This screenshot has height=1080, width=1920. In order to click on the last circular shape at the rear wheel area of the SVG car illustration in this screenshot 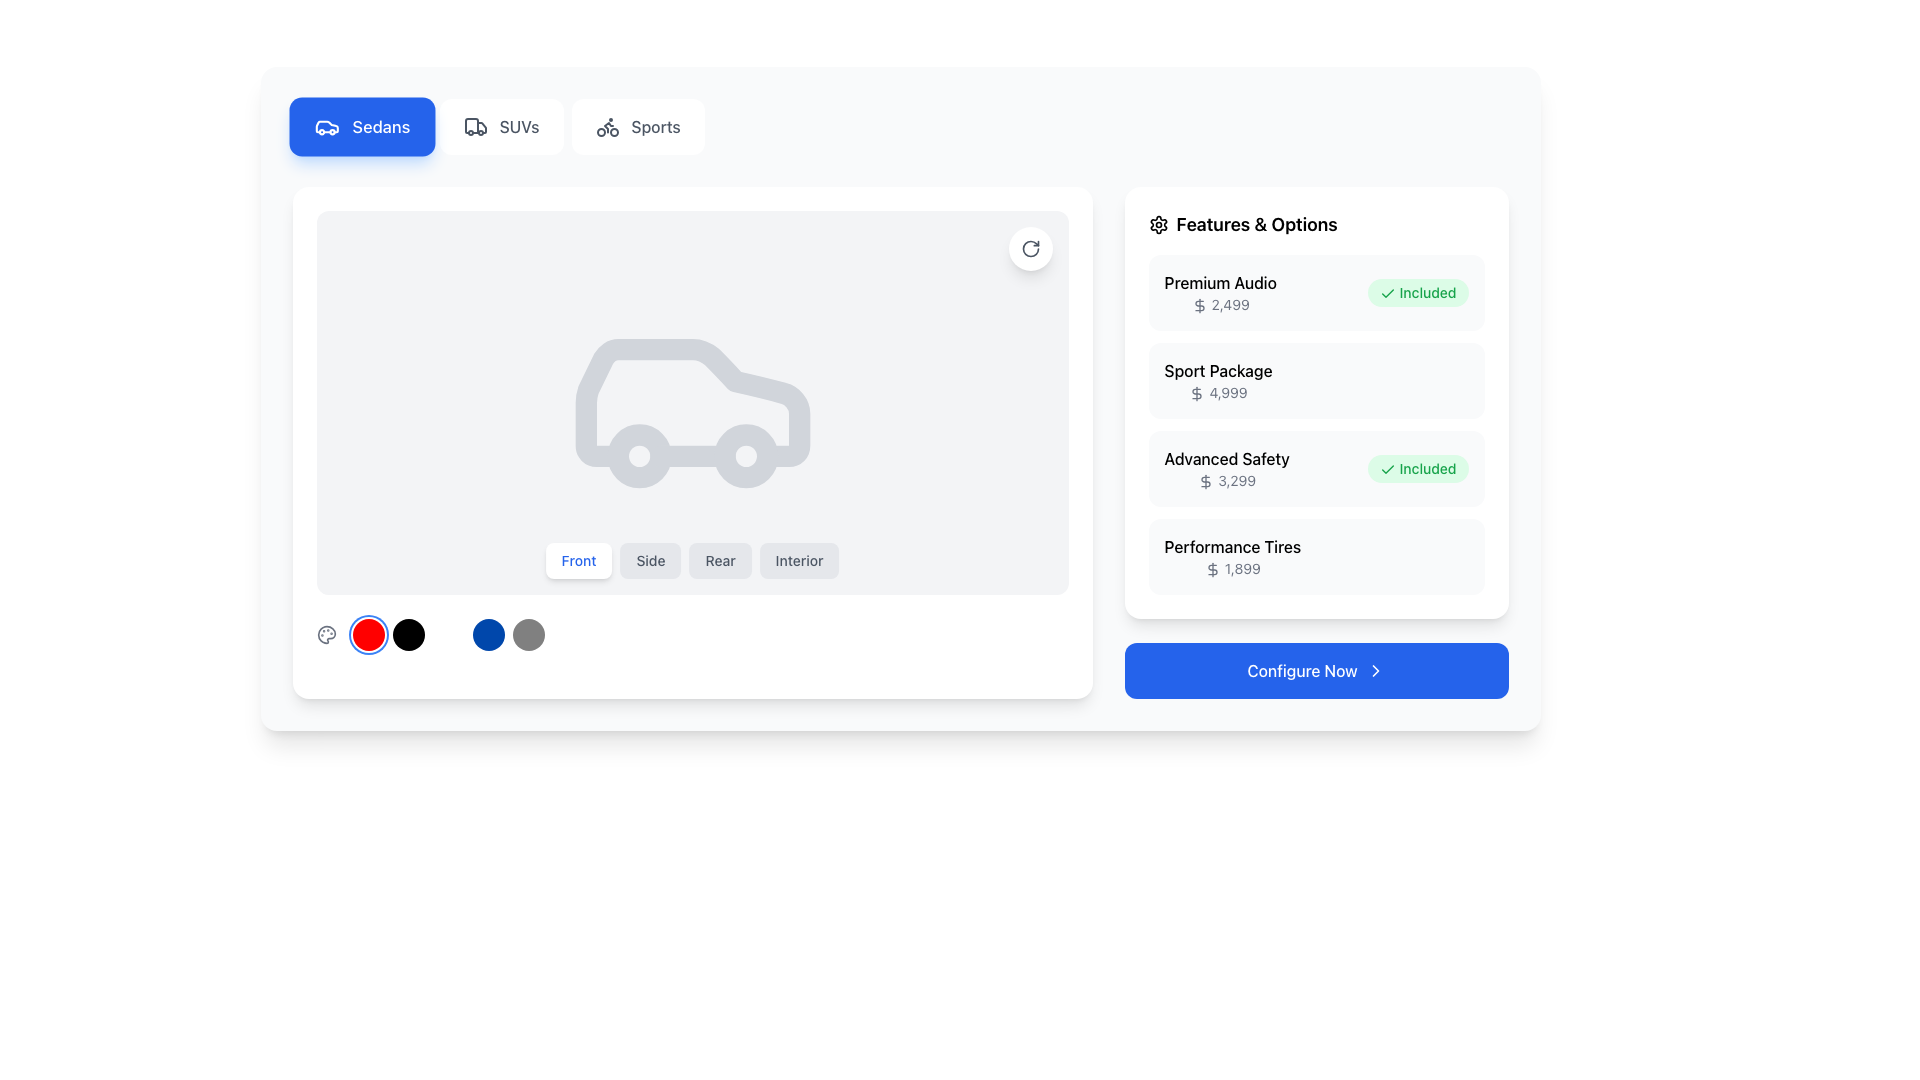, I will do `click(744, 456)`.